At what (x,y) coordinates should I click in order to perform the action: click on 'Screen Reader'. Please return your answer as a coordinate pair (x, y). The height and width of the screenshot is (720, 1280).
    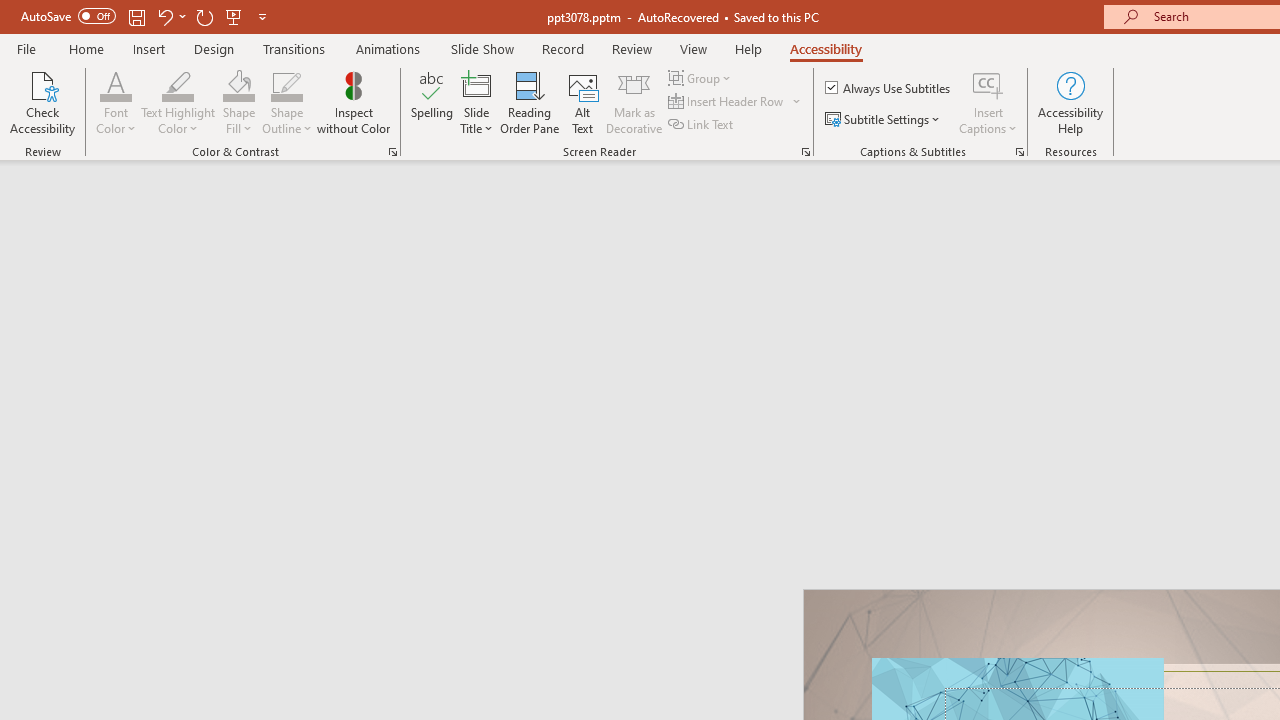
    Looking at the image, I should click on (805, 150).